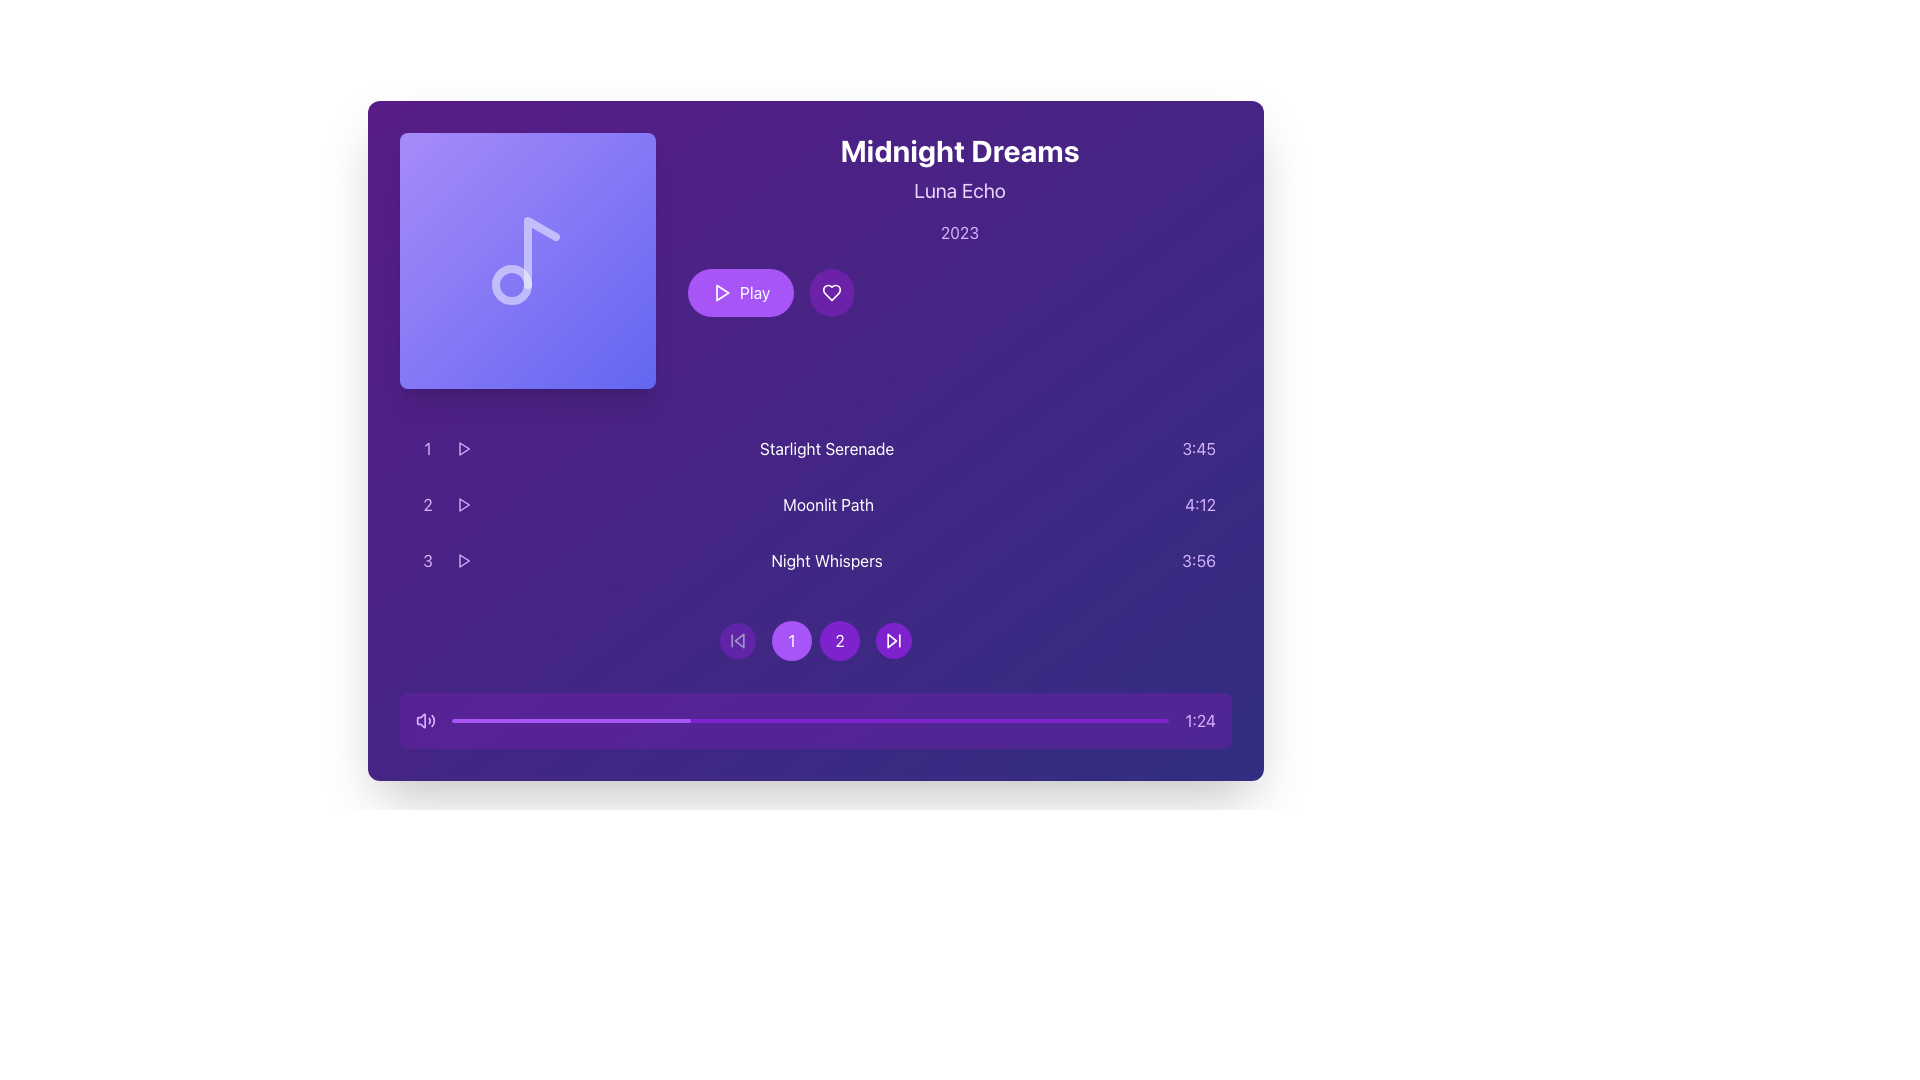 The image size is (1920, 1080). Describe the element at coordinates (559, 721) in the screenshot. I see `playback position` at that location.